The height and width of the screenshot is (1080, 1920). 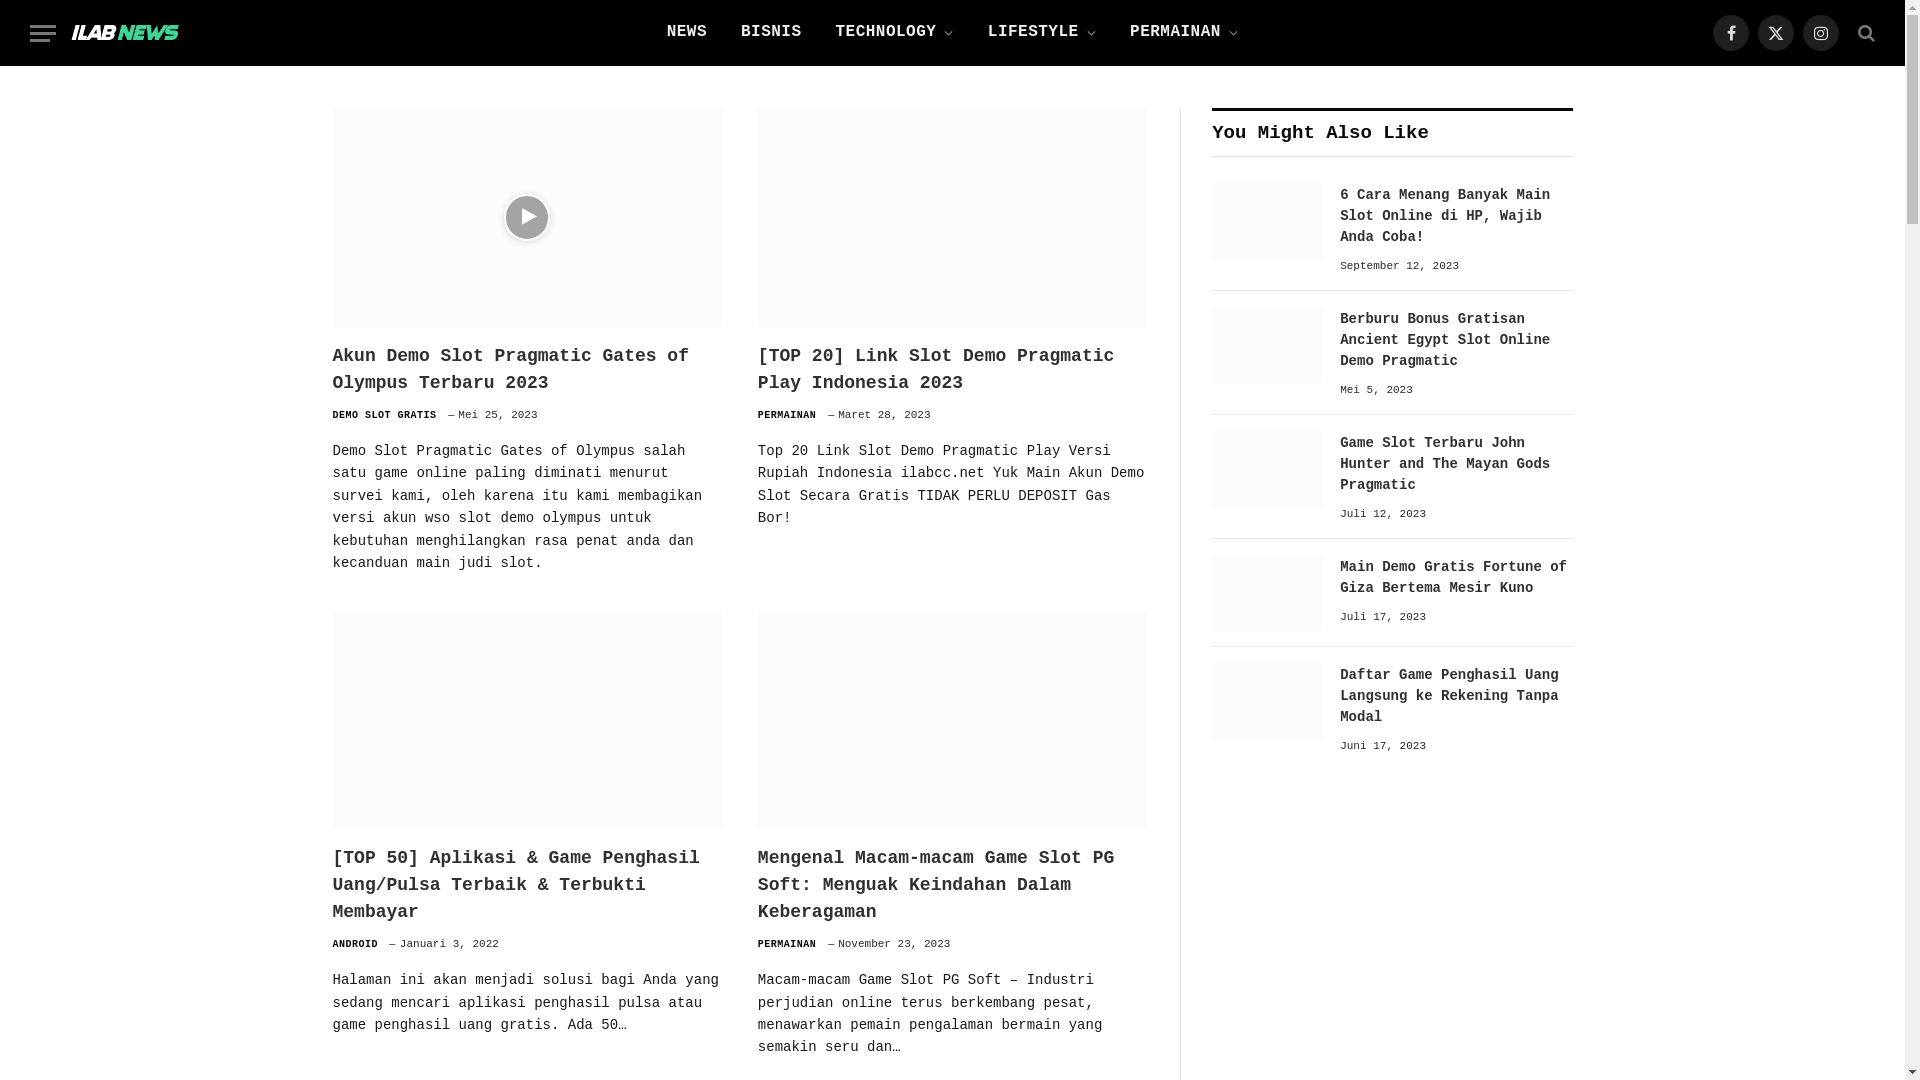 What do you see at coordinates (384, 414) in the screenshot?
I see `'DEMO SLOT GRATIS'` at bounding box center [384, 414].